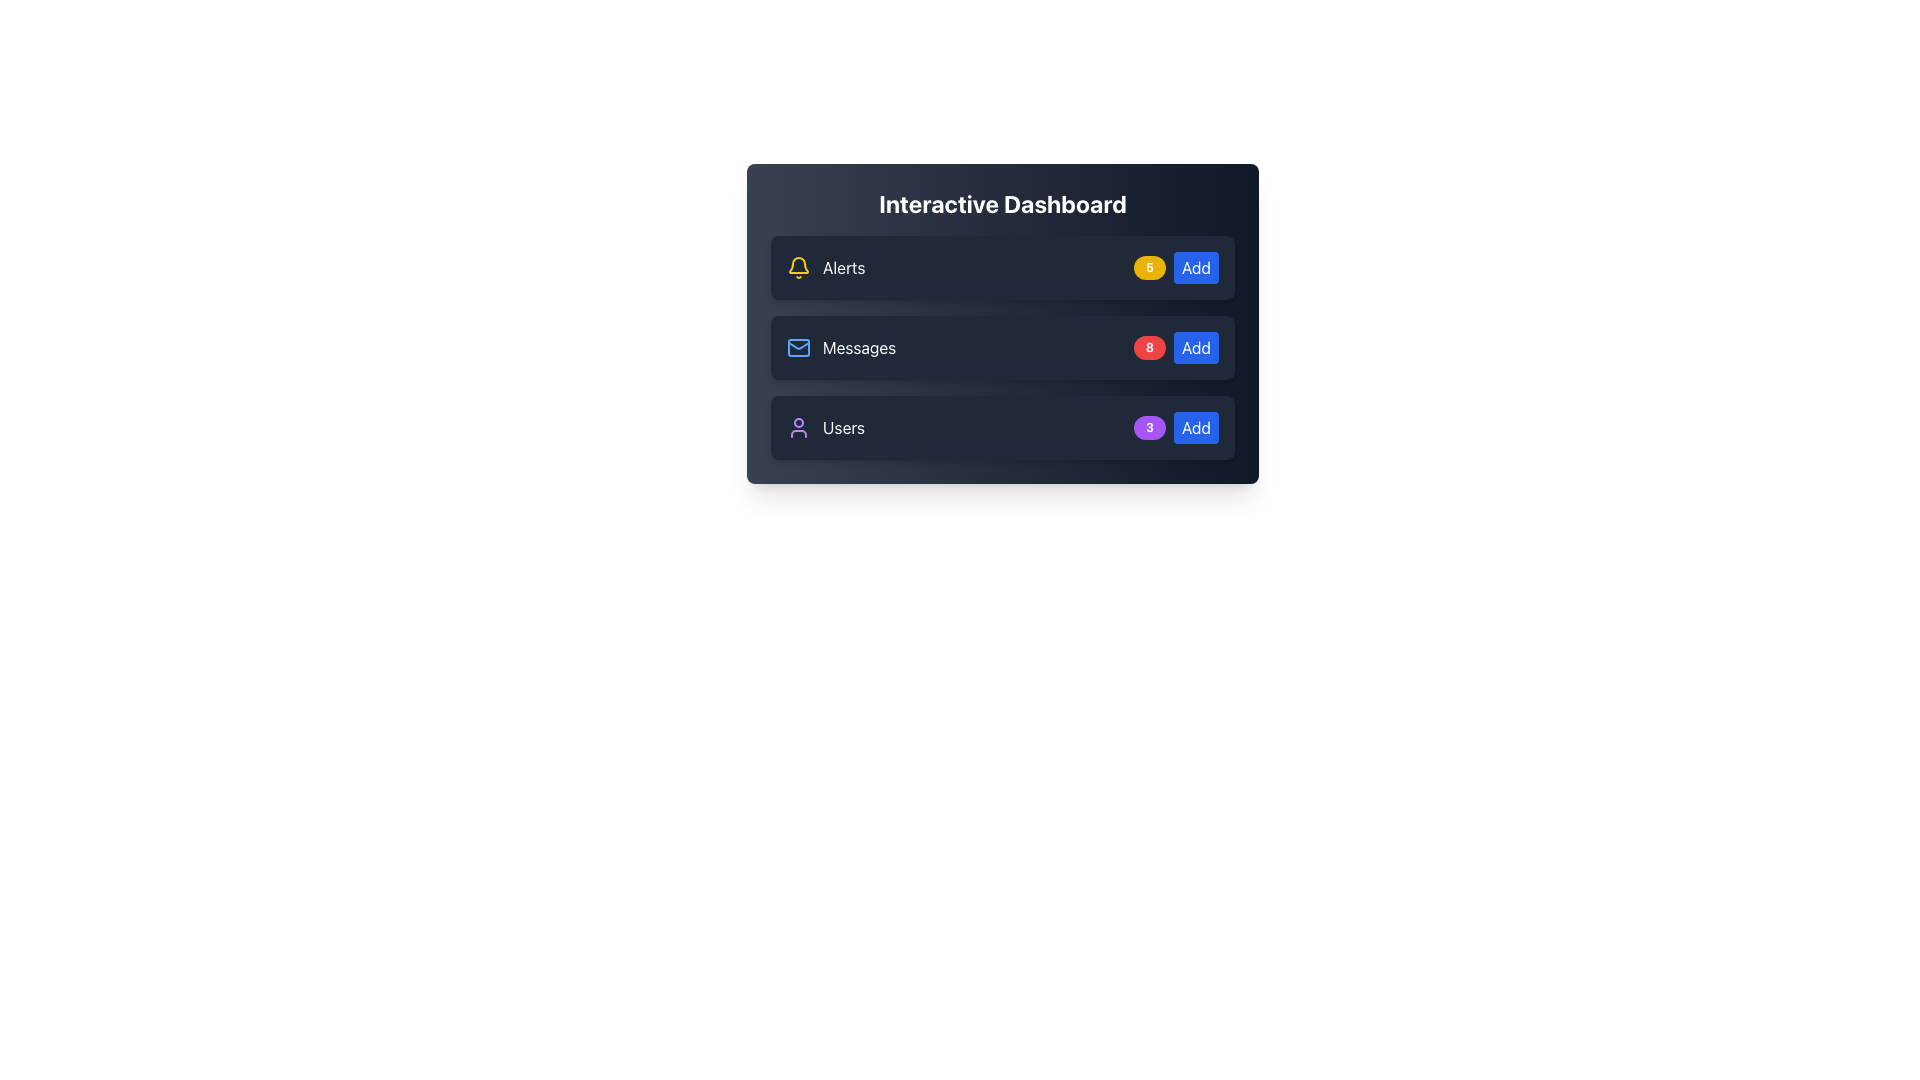 Image resolution: width=1920 pixels, height=1080 pixels. Describe the element at coordinates (1176, 427) in the screenshot. I see `the button group next to the 'Users' title in the bottom row of the card layout` at that location.